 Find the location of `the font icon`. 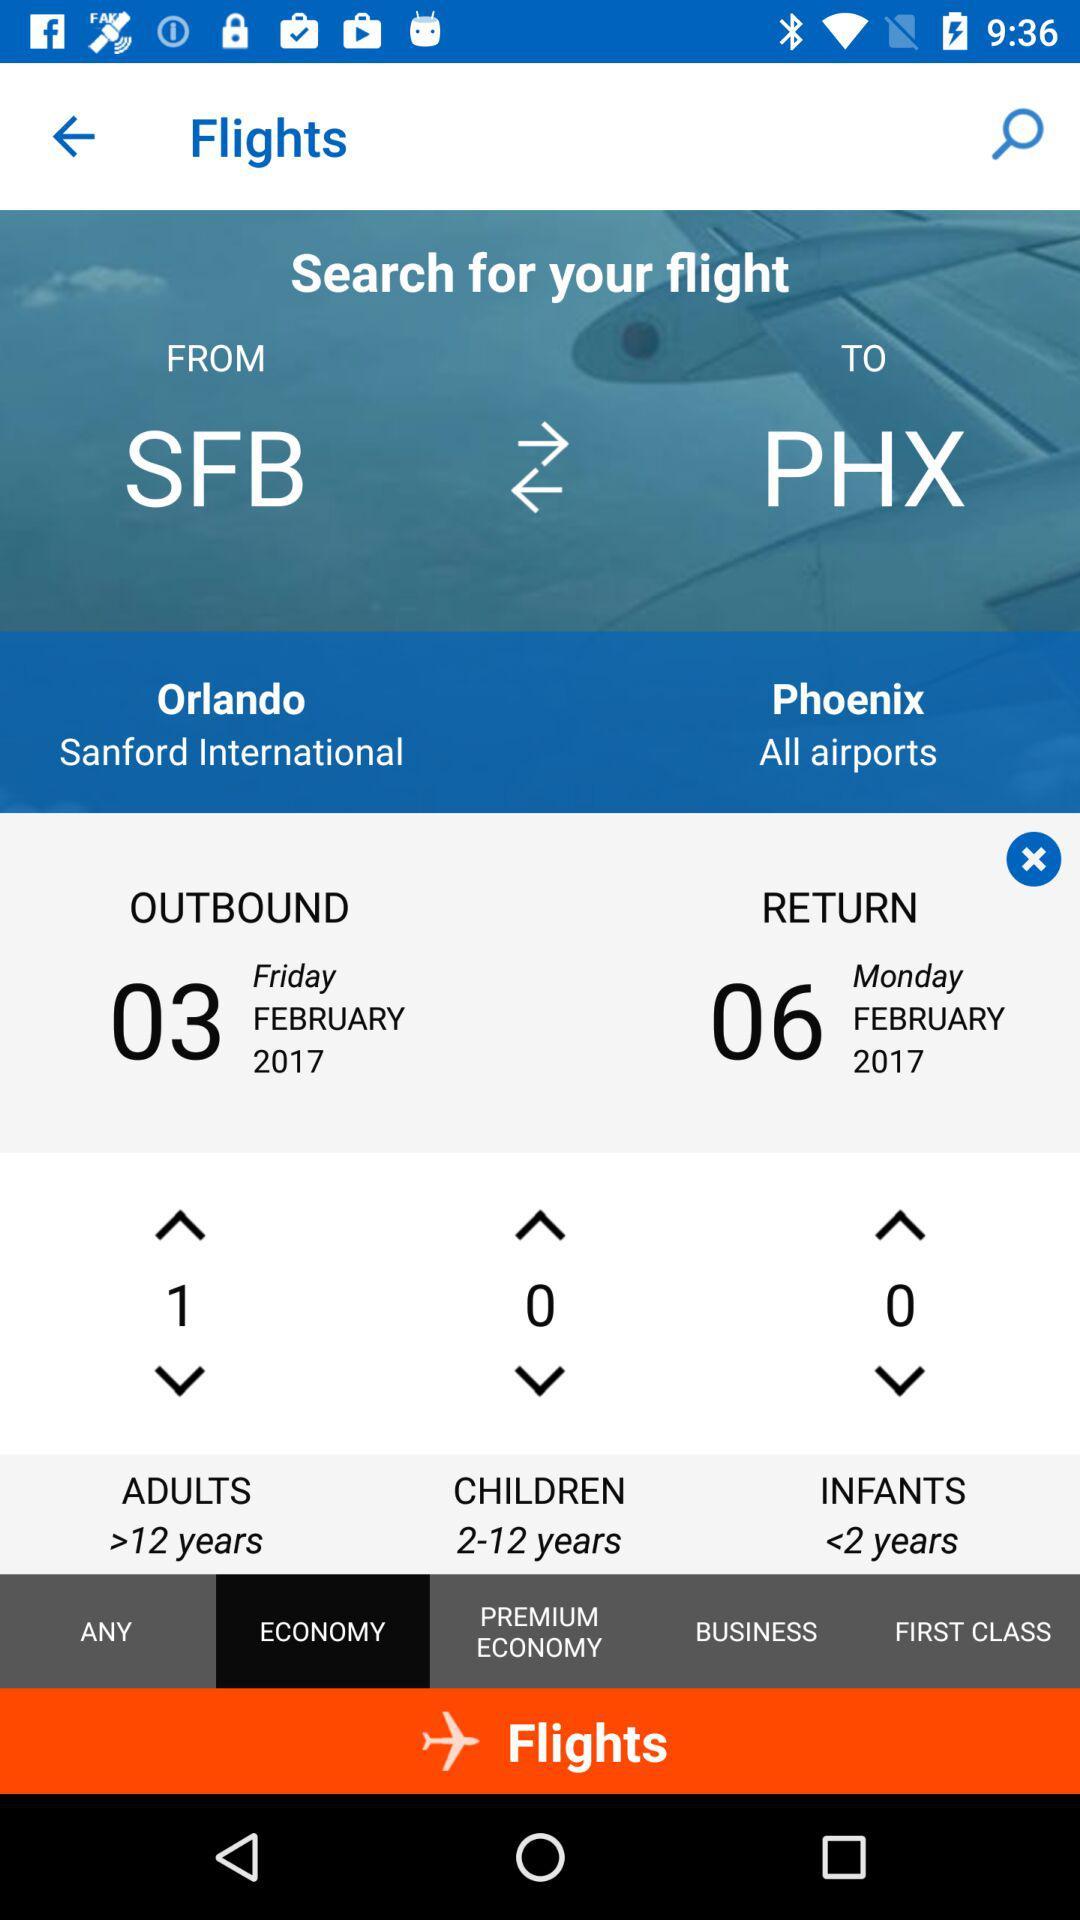

the font icon is located at coordinates (540, 1224).